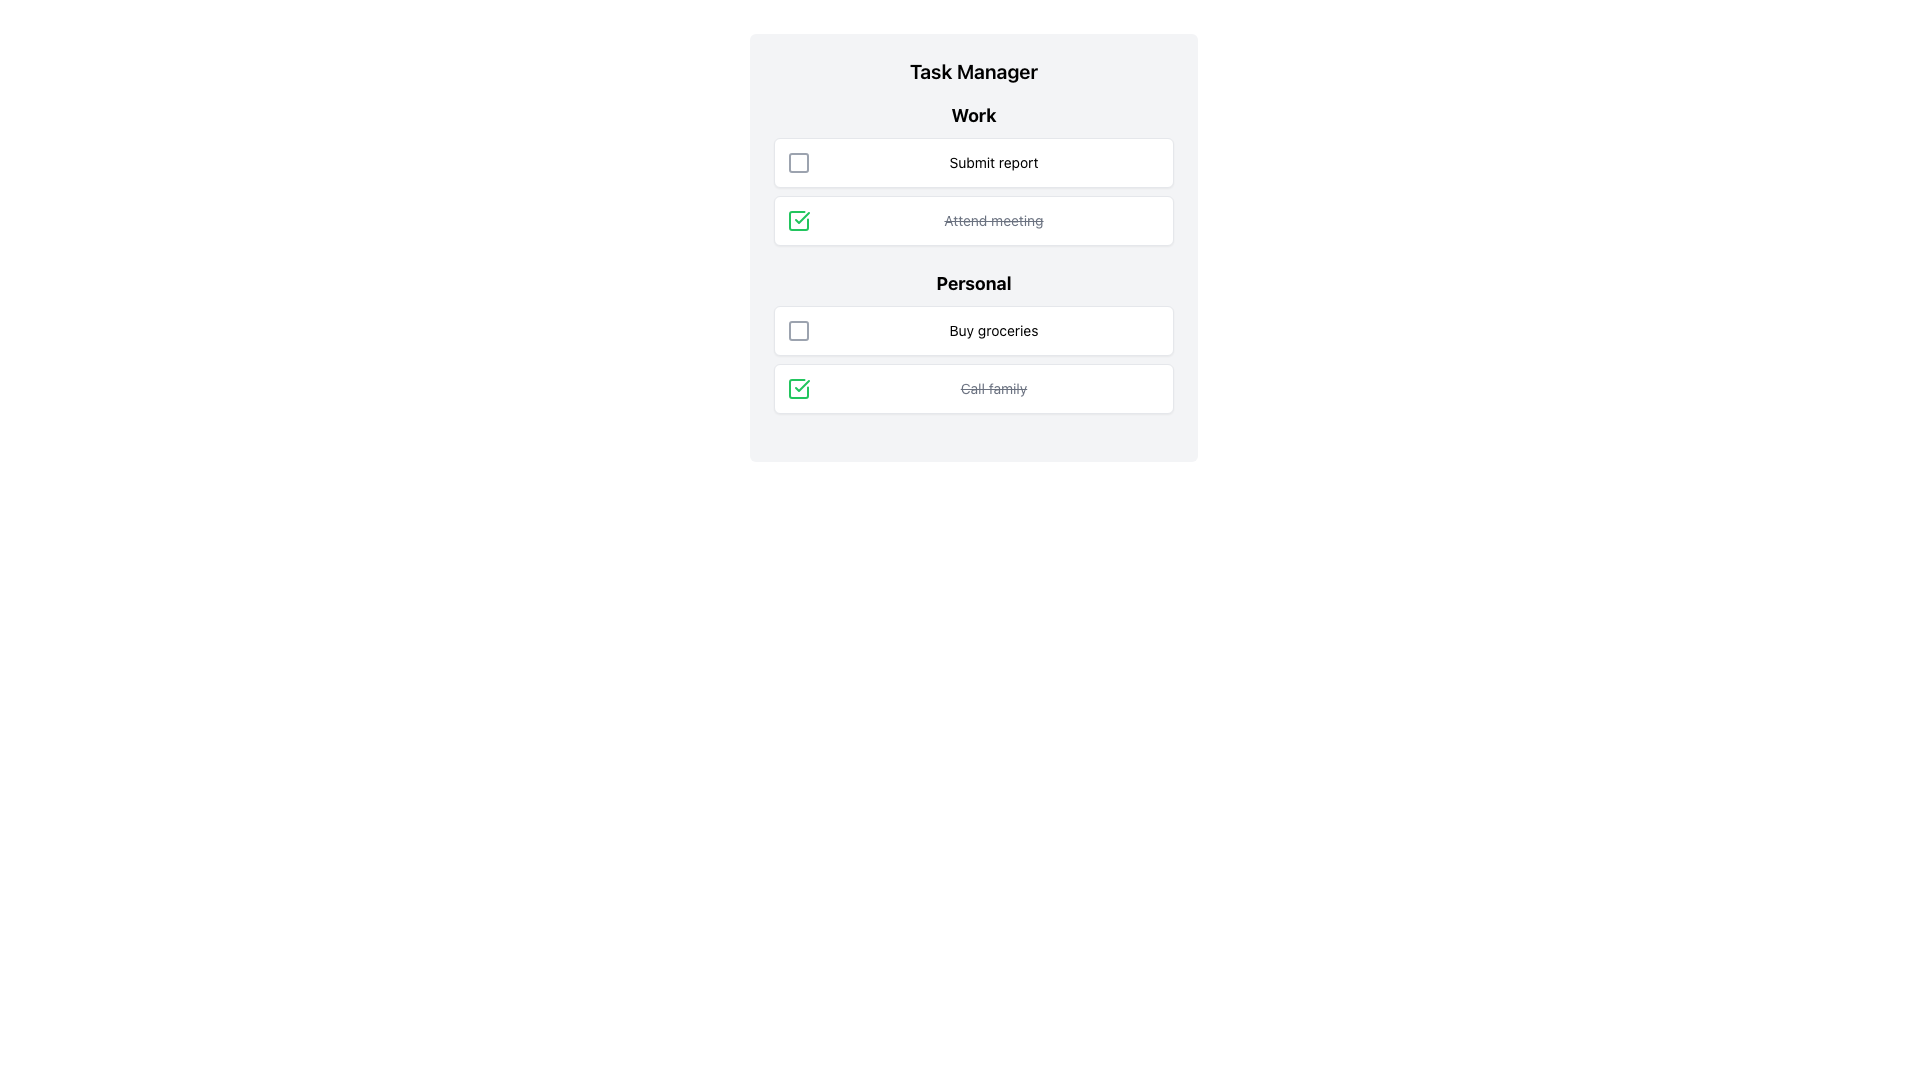 The image size is (1920, 1080). Describe the element at coordinates (797, 330) in the screenshot. I see `the checkbox located next to the 'Buy groceries' text in the 'Personal' section of the interface` at that location.